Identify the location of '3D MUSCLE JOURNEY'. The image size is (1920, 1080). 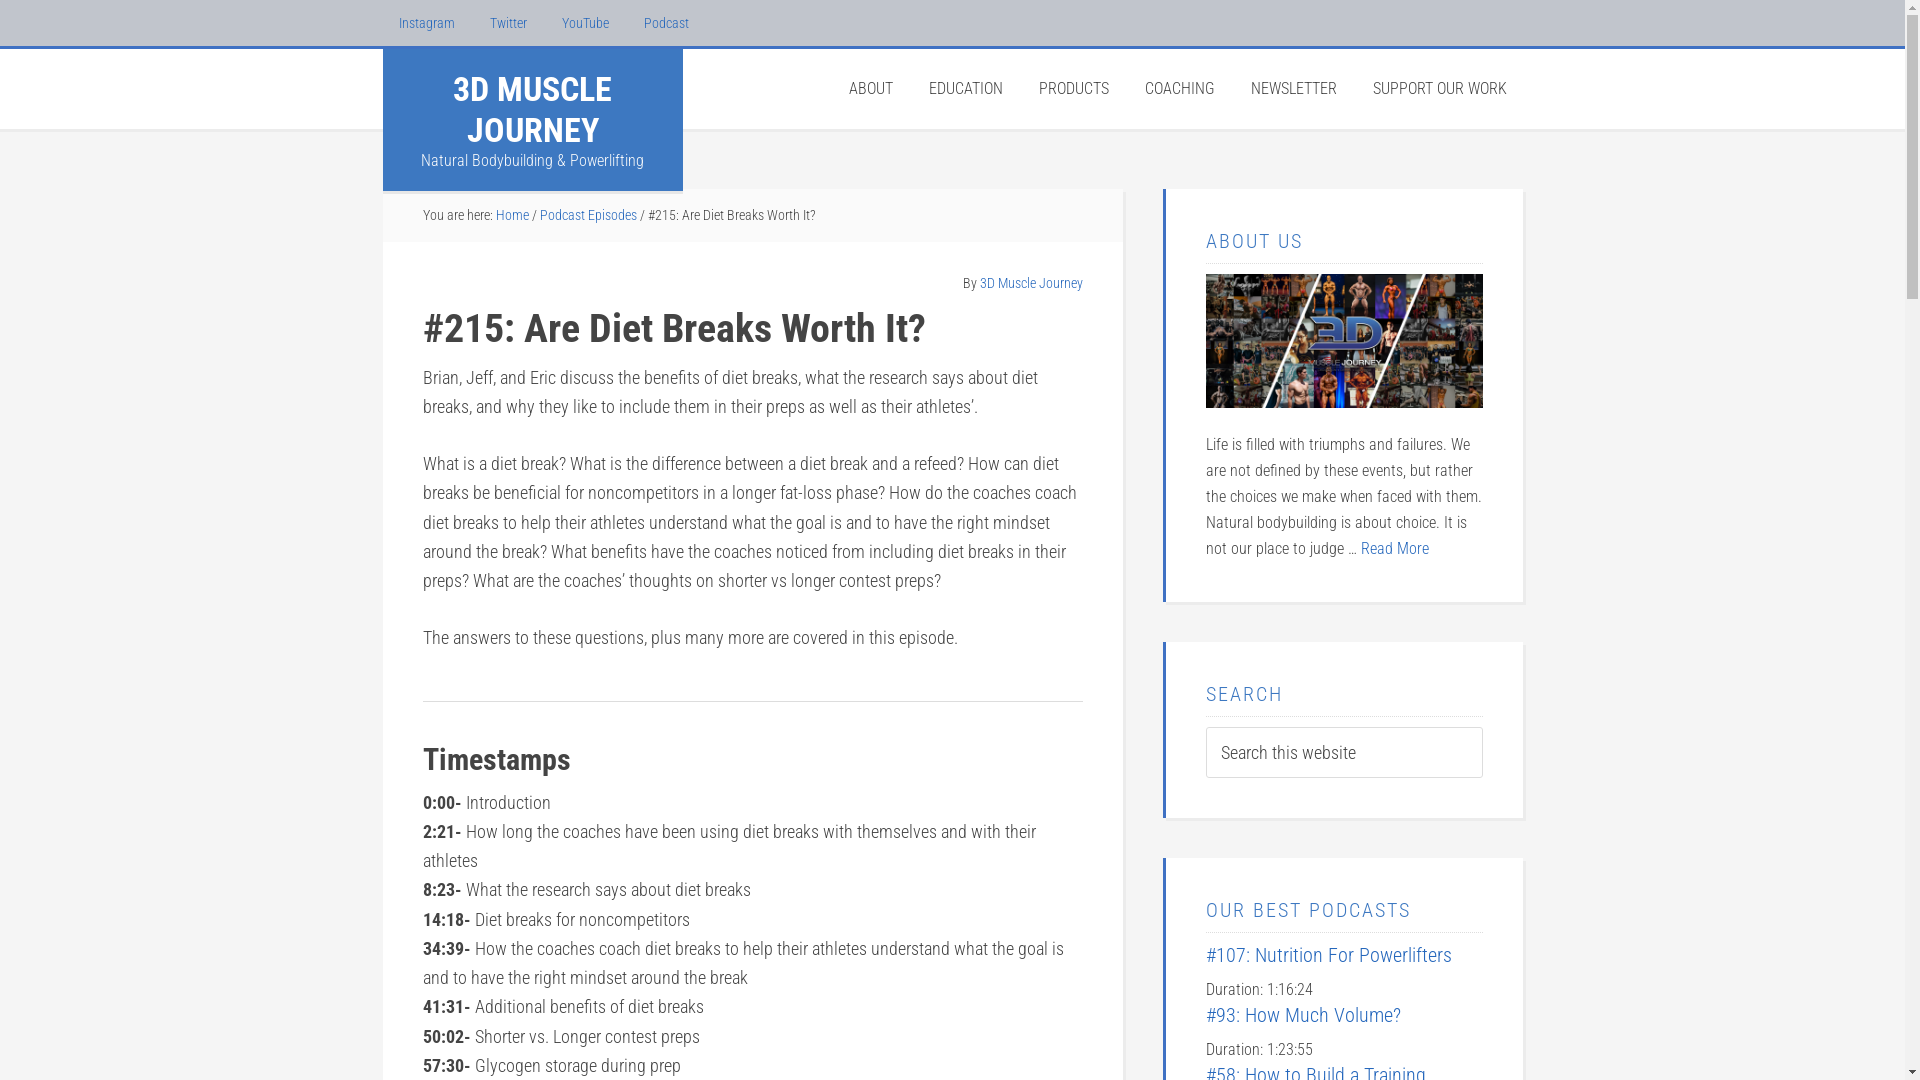
(451, 109).